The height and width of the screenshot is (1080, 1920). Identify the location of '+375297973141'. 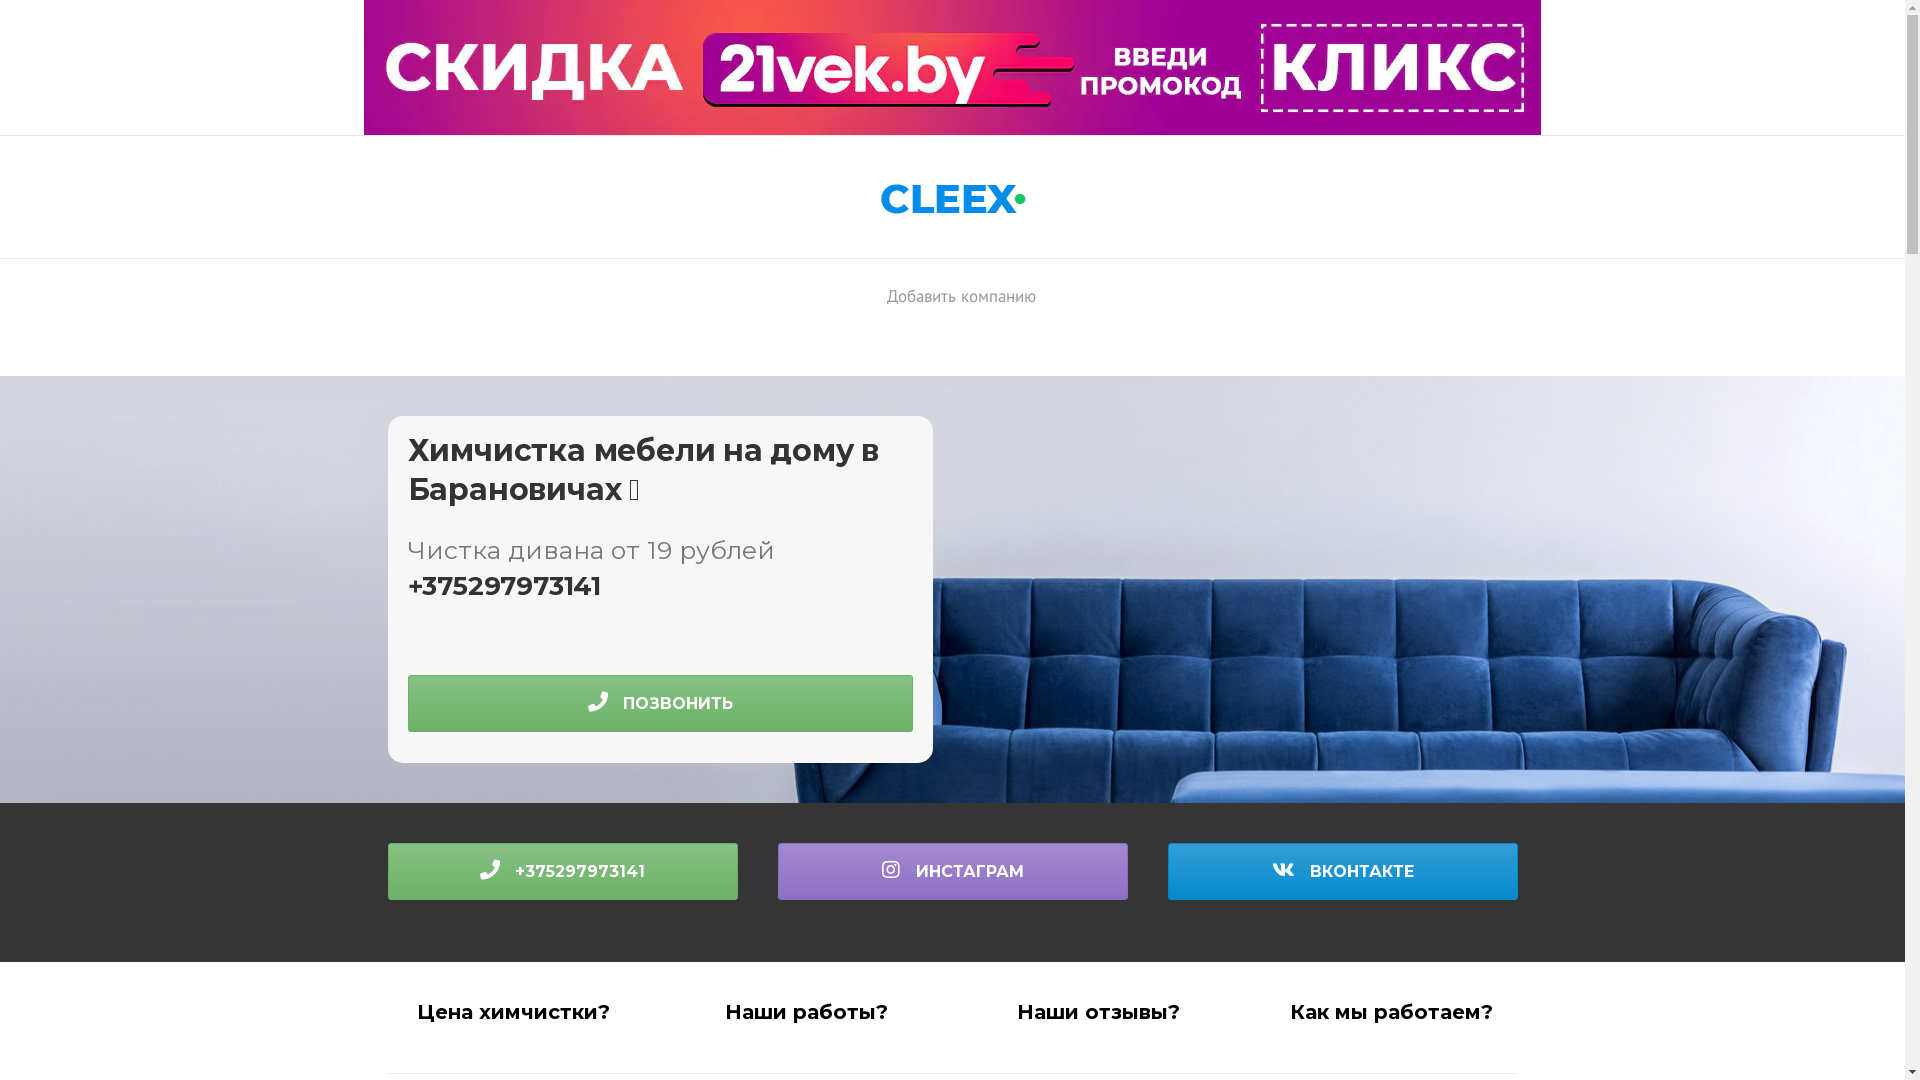
(504, 585).